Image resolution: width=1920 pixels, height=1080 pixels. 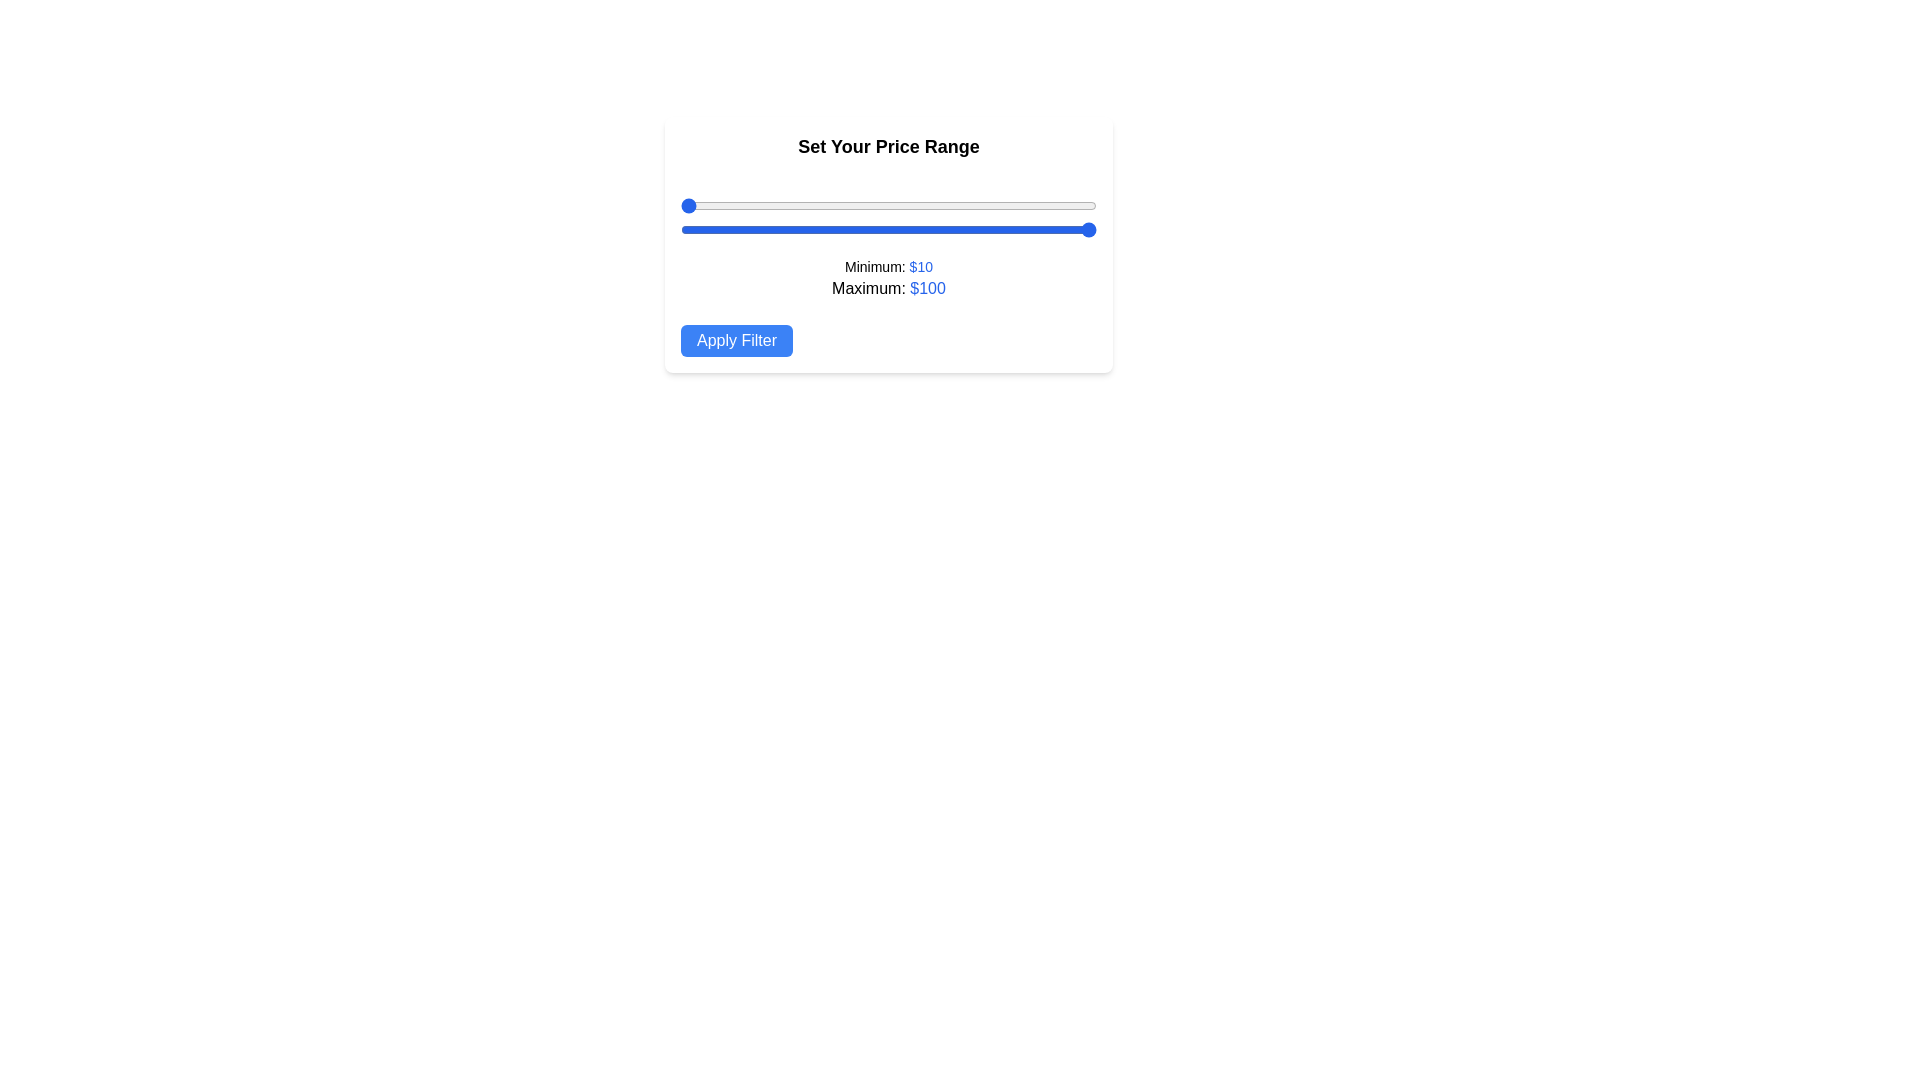 I want to click on the text label displaying the value '$100' in blue font, which is part of the price range section aligned with 'Maximum:', so click(x=927, y=288).